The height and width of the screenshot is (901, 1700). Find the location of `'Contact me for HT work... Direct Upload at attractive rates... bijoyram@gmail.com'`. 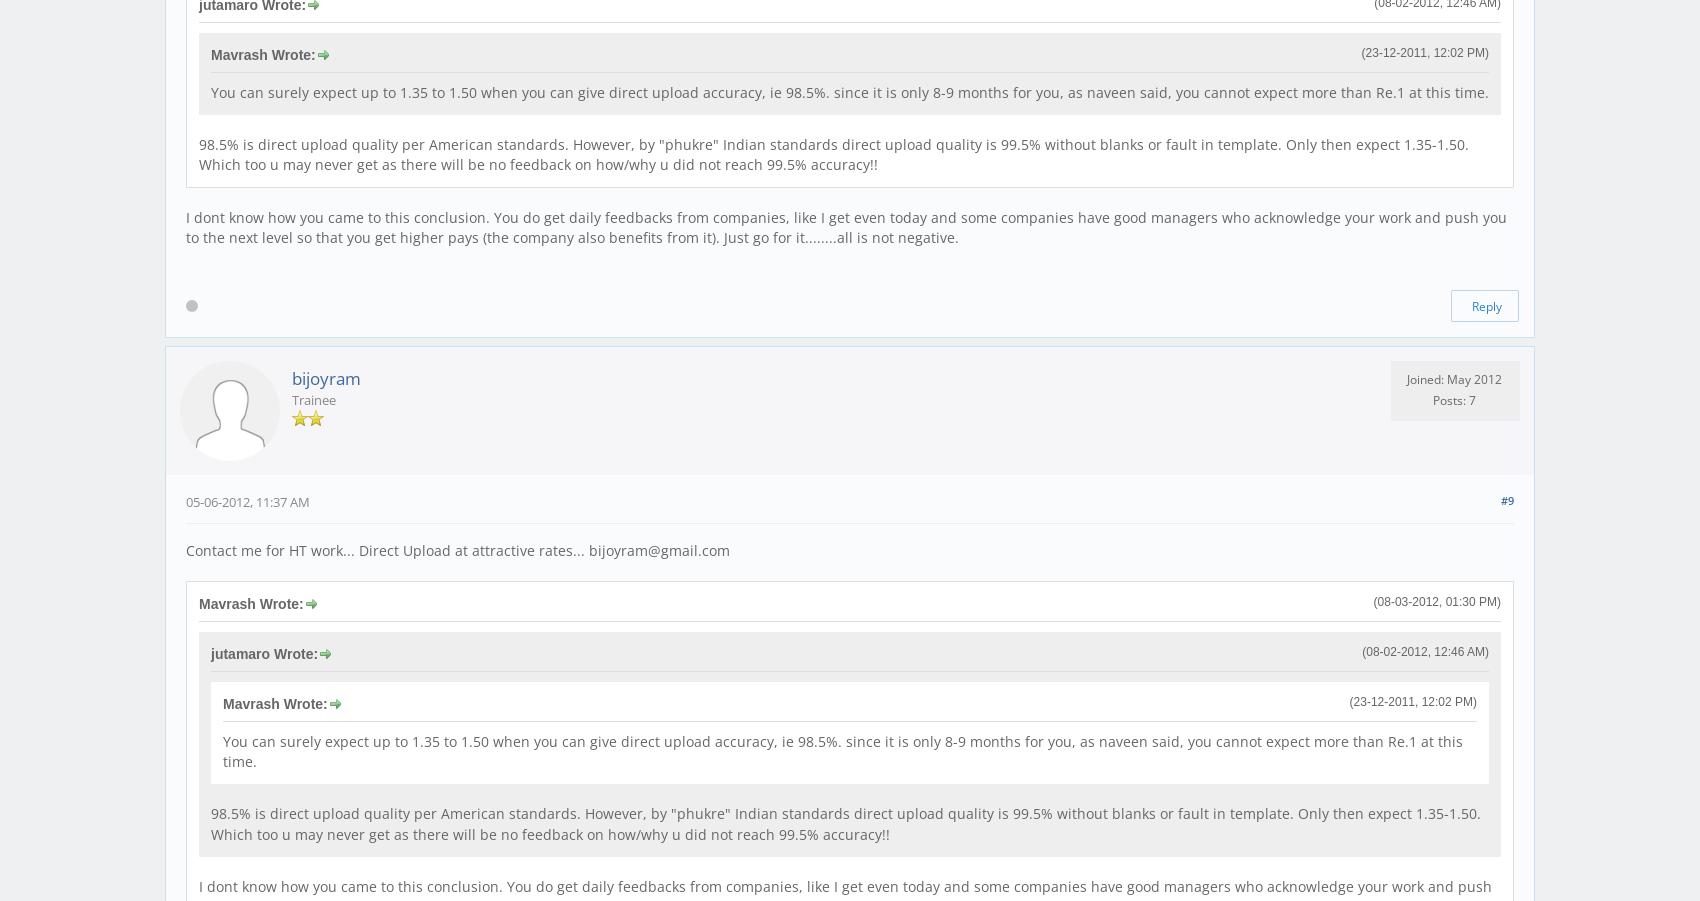

'Contact me for HT work... Direct Upload at attractive rates... bijoyram@gmail.com' is located at coordinates (184, 549).